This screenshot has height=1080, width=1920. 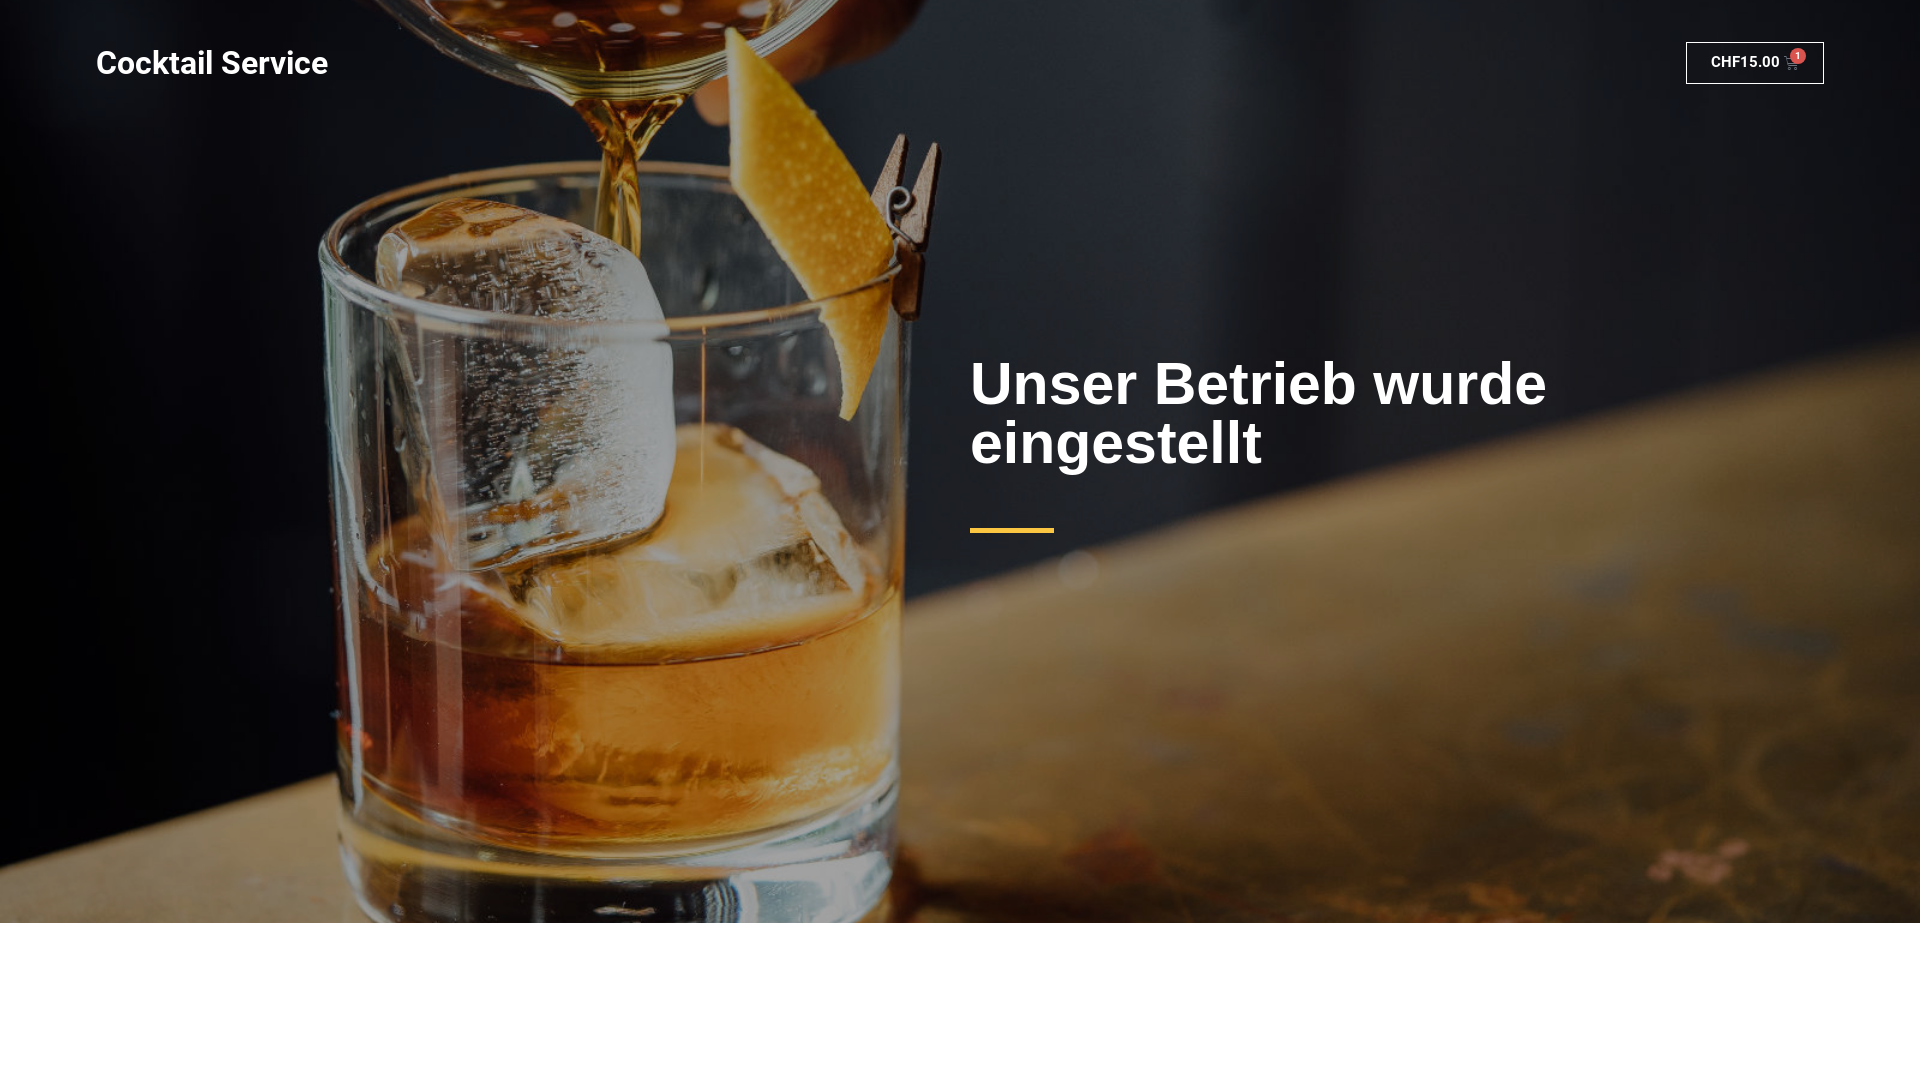 What do you see at coordinates (95, 61) in the screenshot?
I see `'Cocktail Service'` at bounding box center [95, 61].